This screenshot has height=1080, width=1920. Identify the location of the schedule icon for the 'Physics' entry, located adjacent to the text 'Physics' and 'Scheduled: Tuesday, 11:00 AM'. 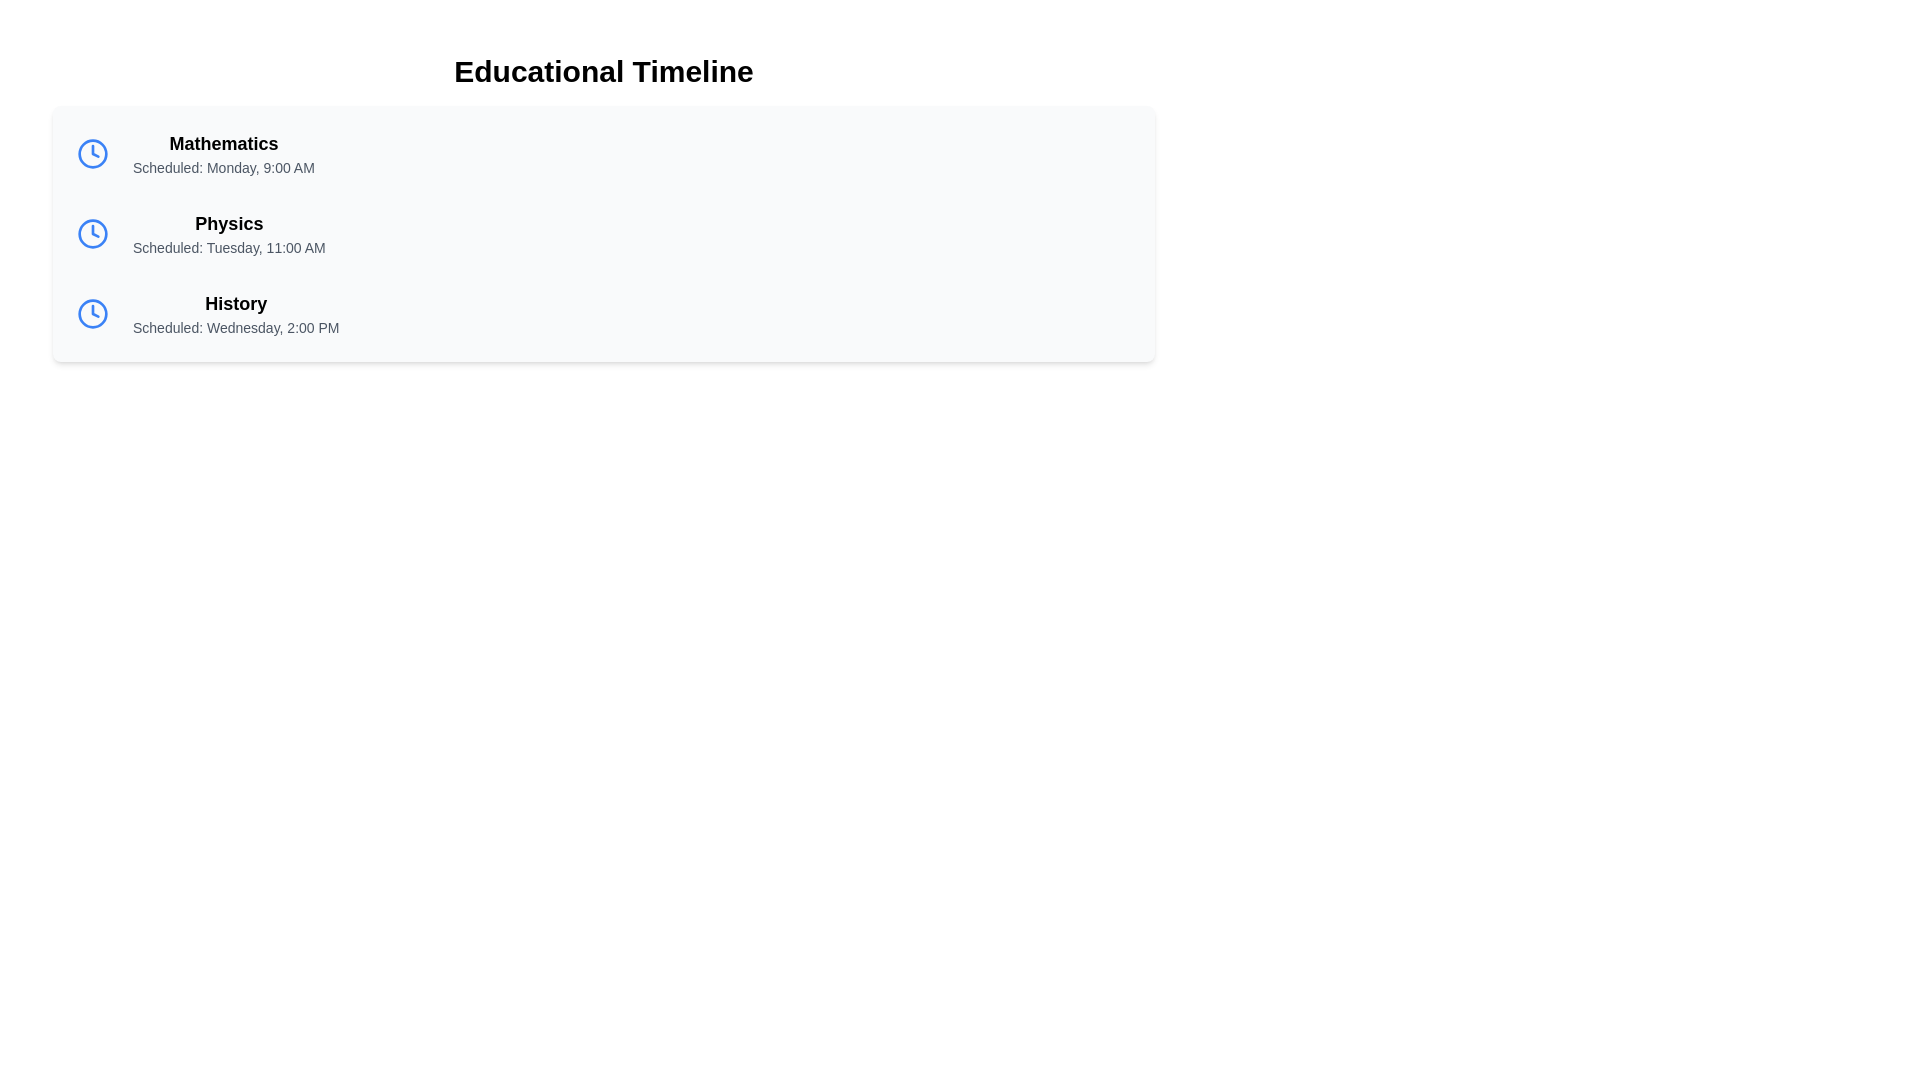
(91, 233).